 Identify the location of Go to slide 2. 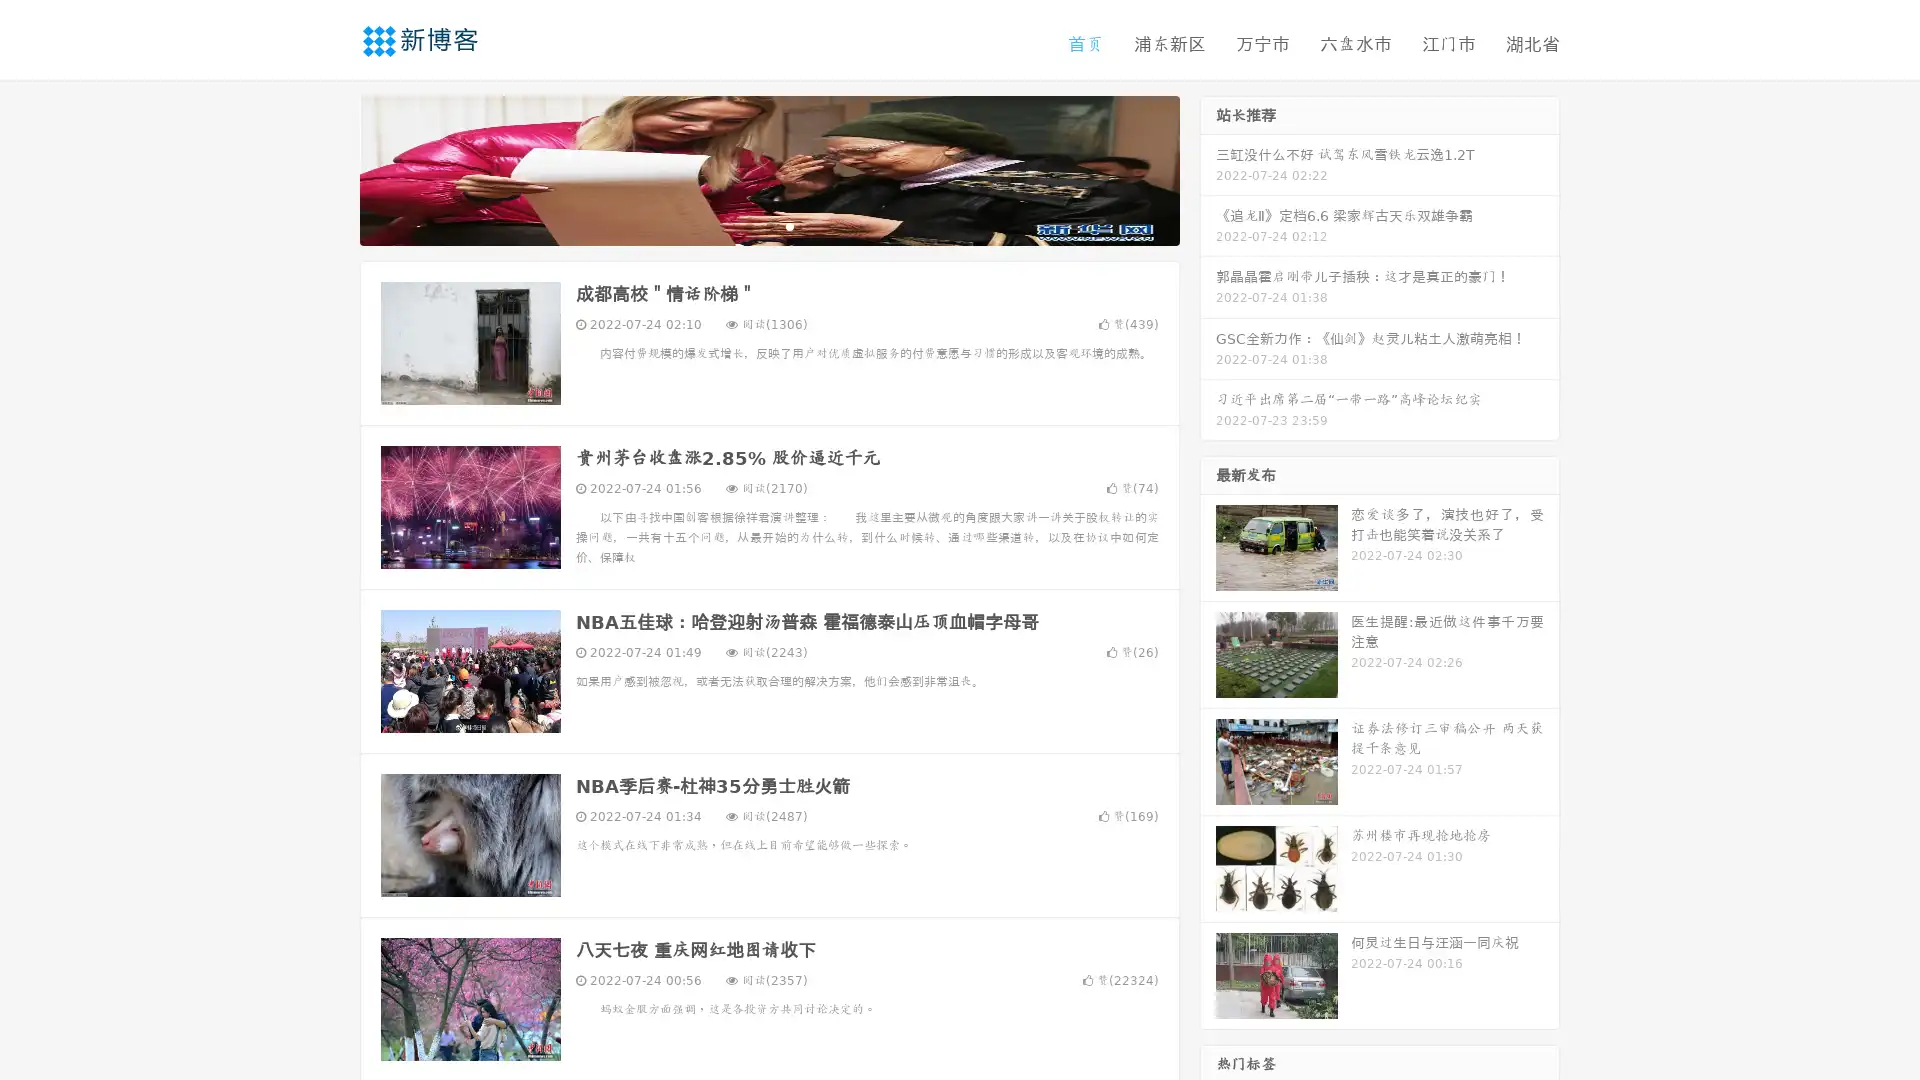
(768, 225).